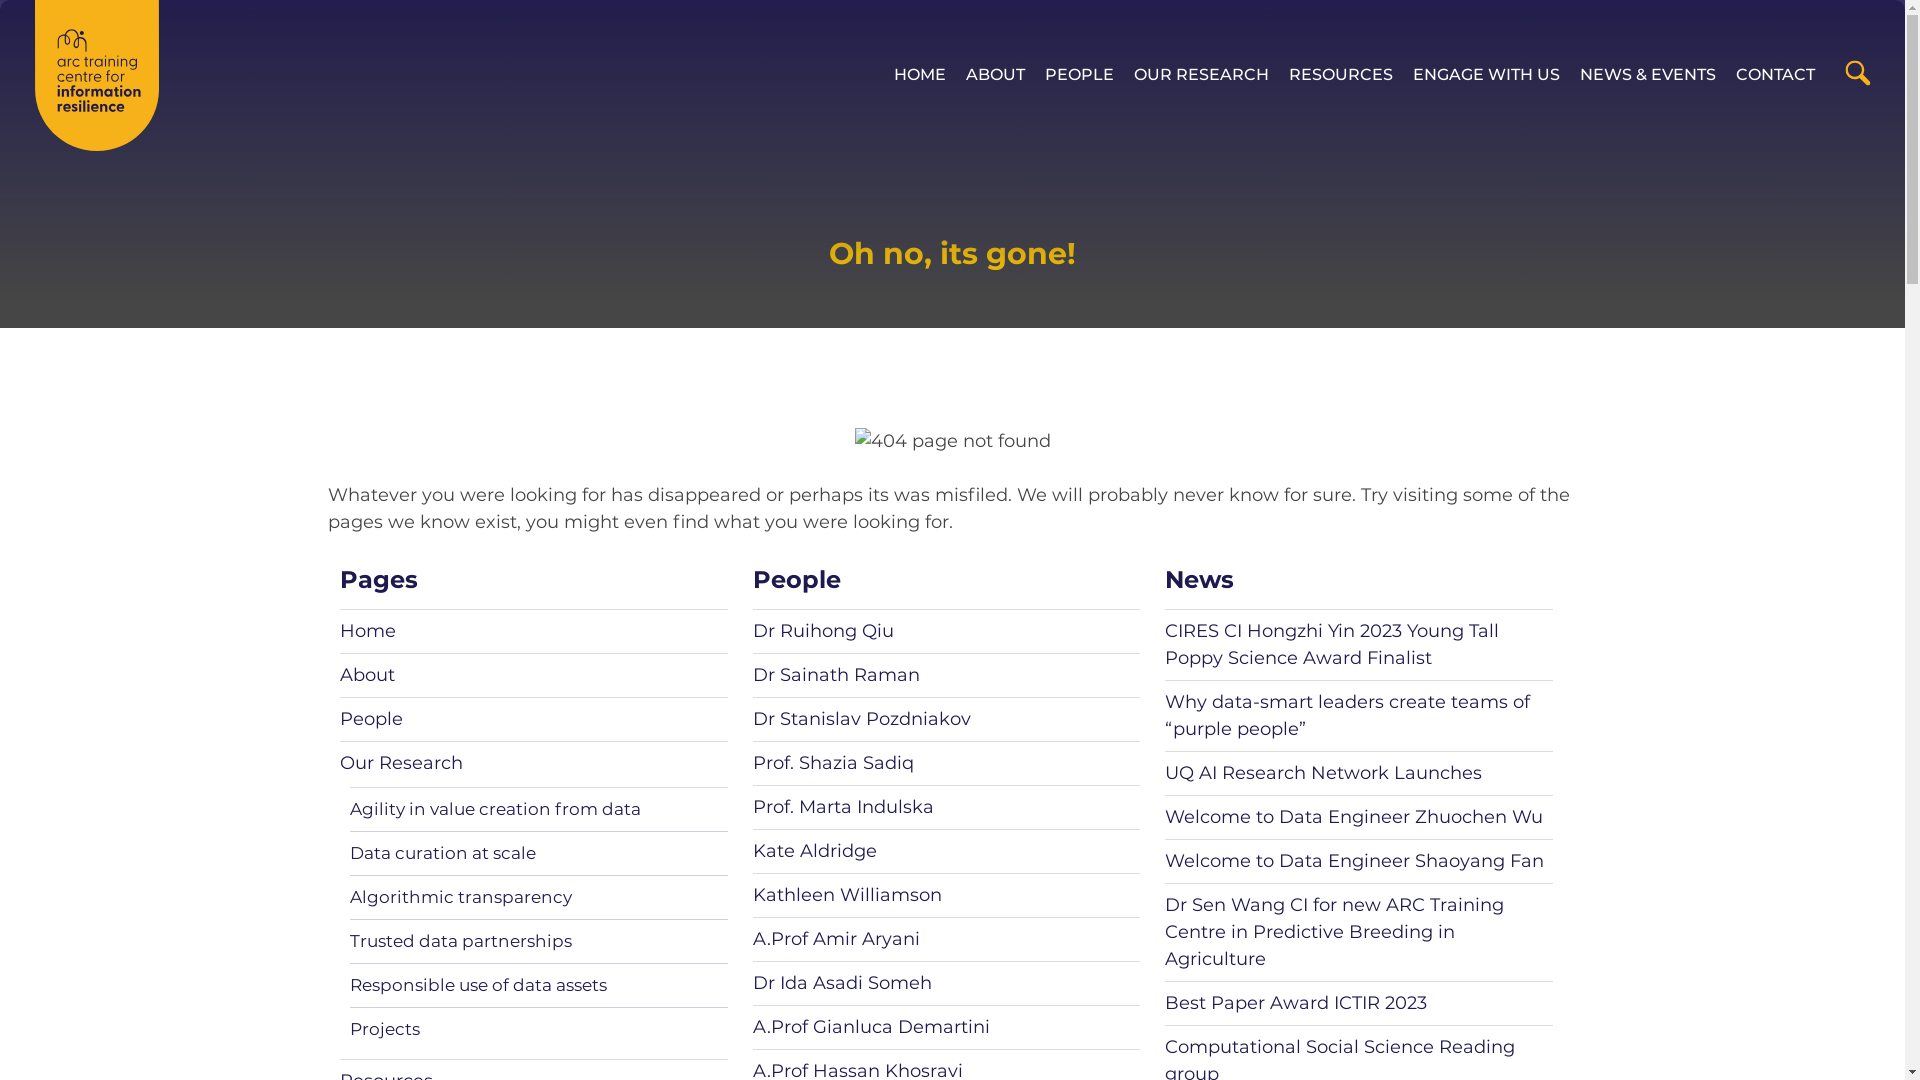 The width and height of the screenshot is (1920, 1080). What do you see at coordinates (822, 631) in the screenshot?
I see `'Dr Ruihong Qiu'` at bounding box center [822, 631].